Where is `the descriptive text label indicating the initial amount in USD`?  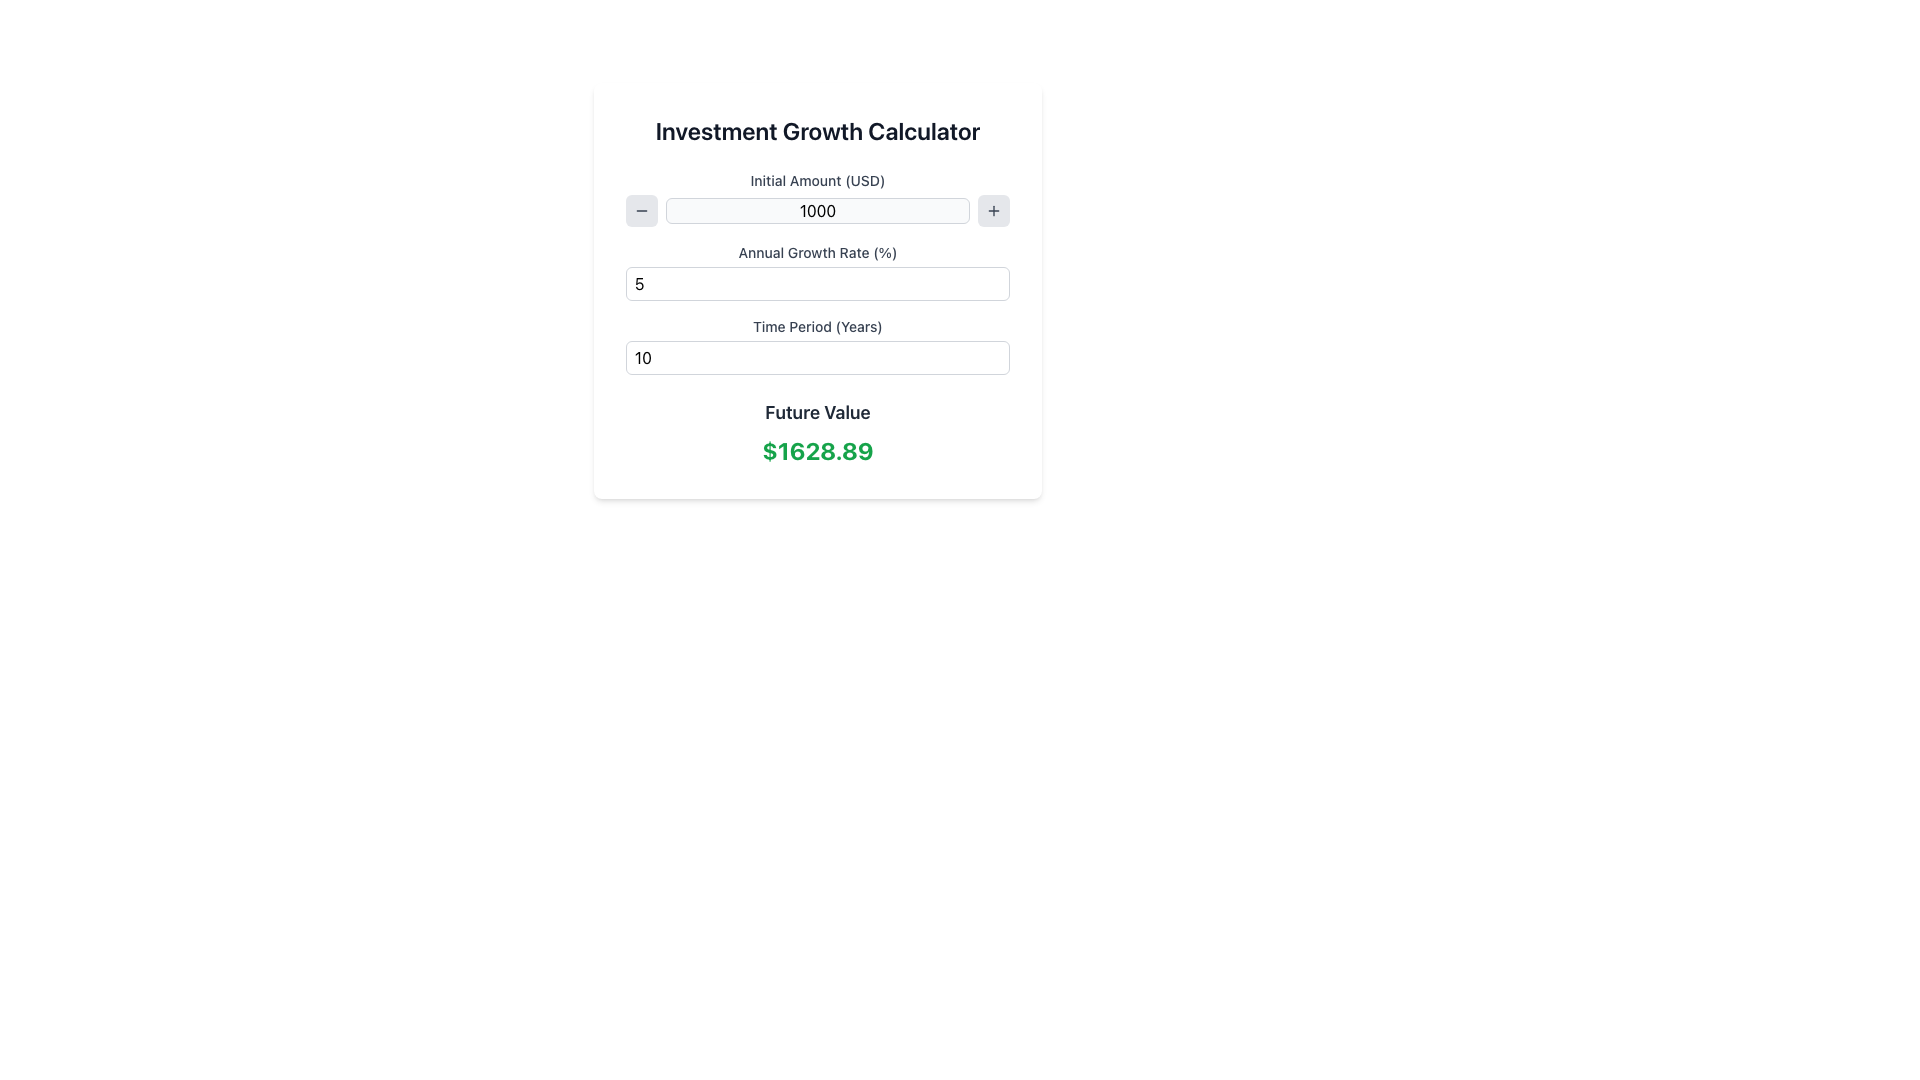
the descriptive text label indicating the initial amount in USD is located at coordinates (817, 181).